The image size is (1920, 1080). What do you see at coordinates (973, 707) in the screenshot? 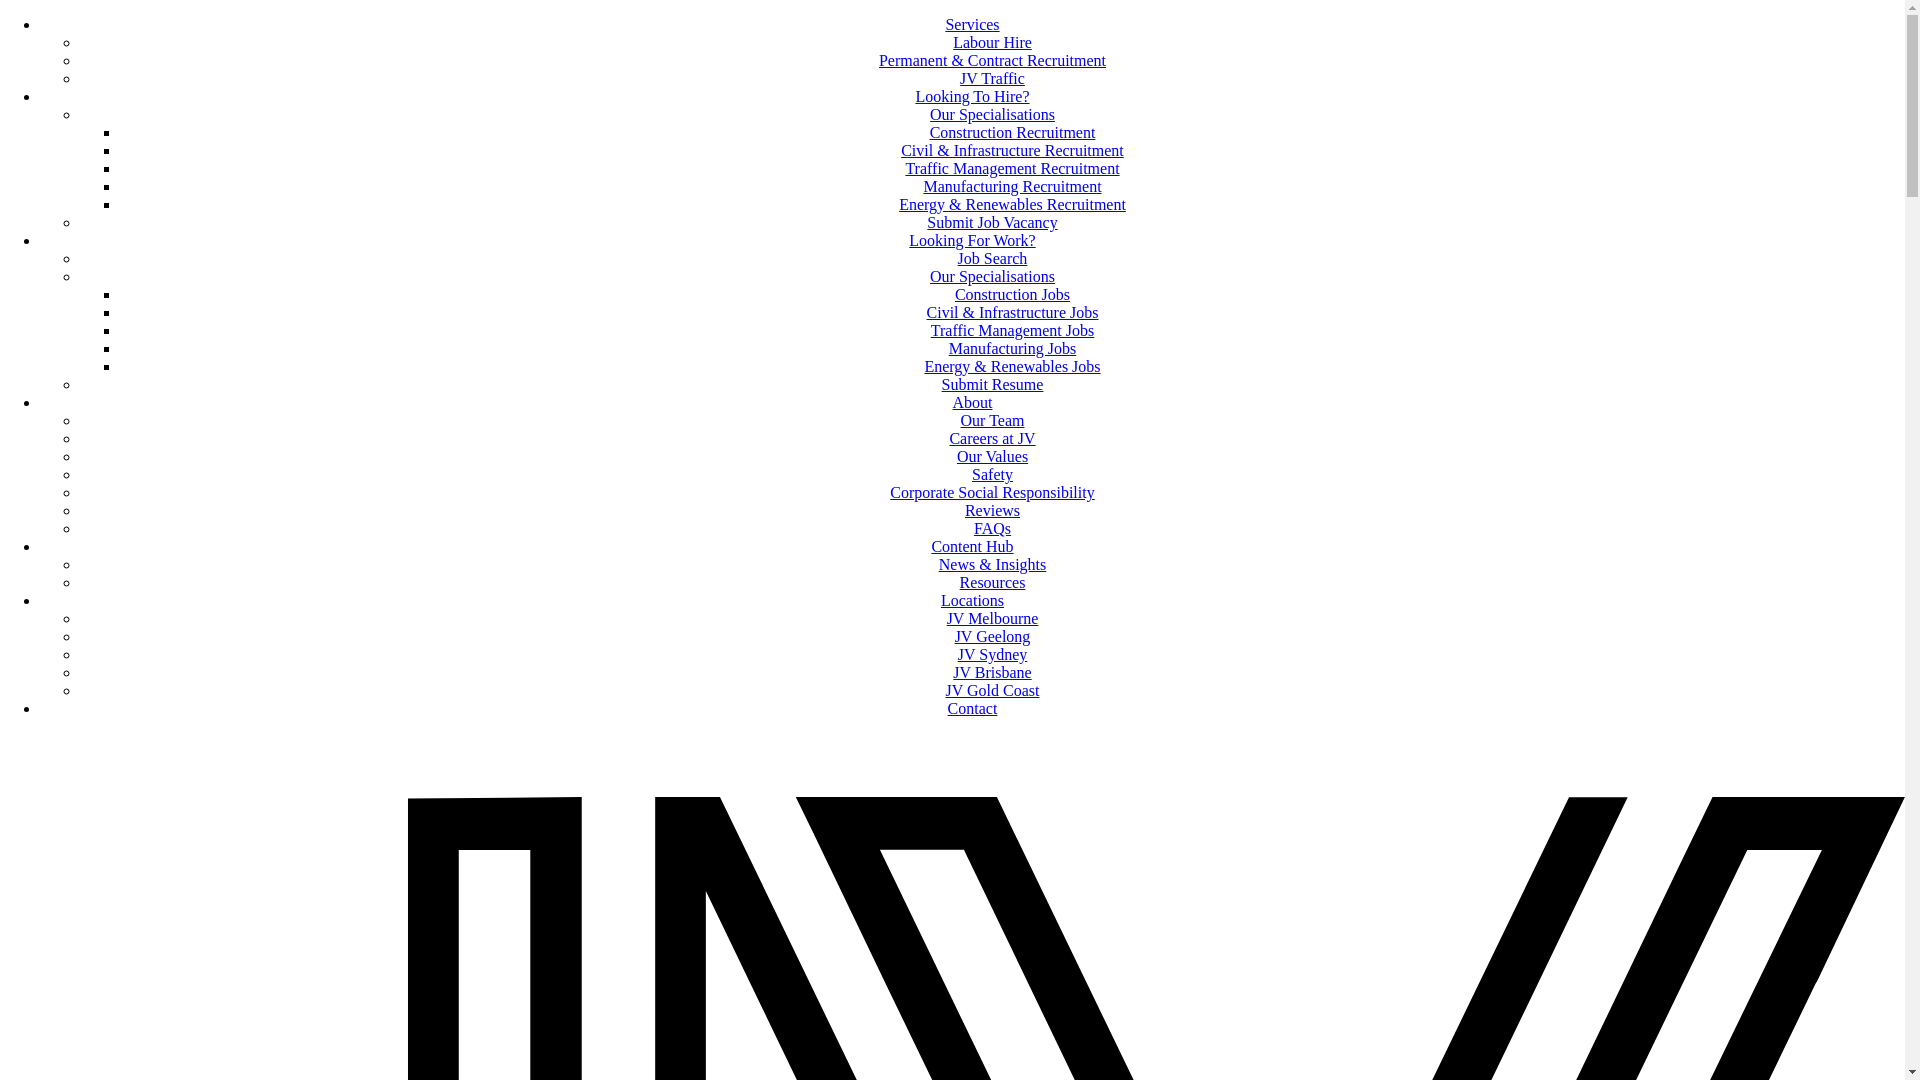
I see `'Contact'` at bounding box center [973, 707].